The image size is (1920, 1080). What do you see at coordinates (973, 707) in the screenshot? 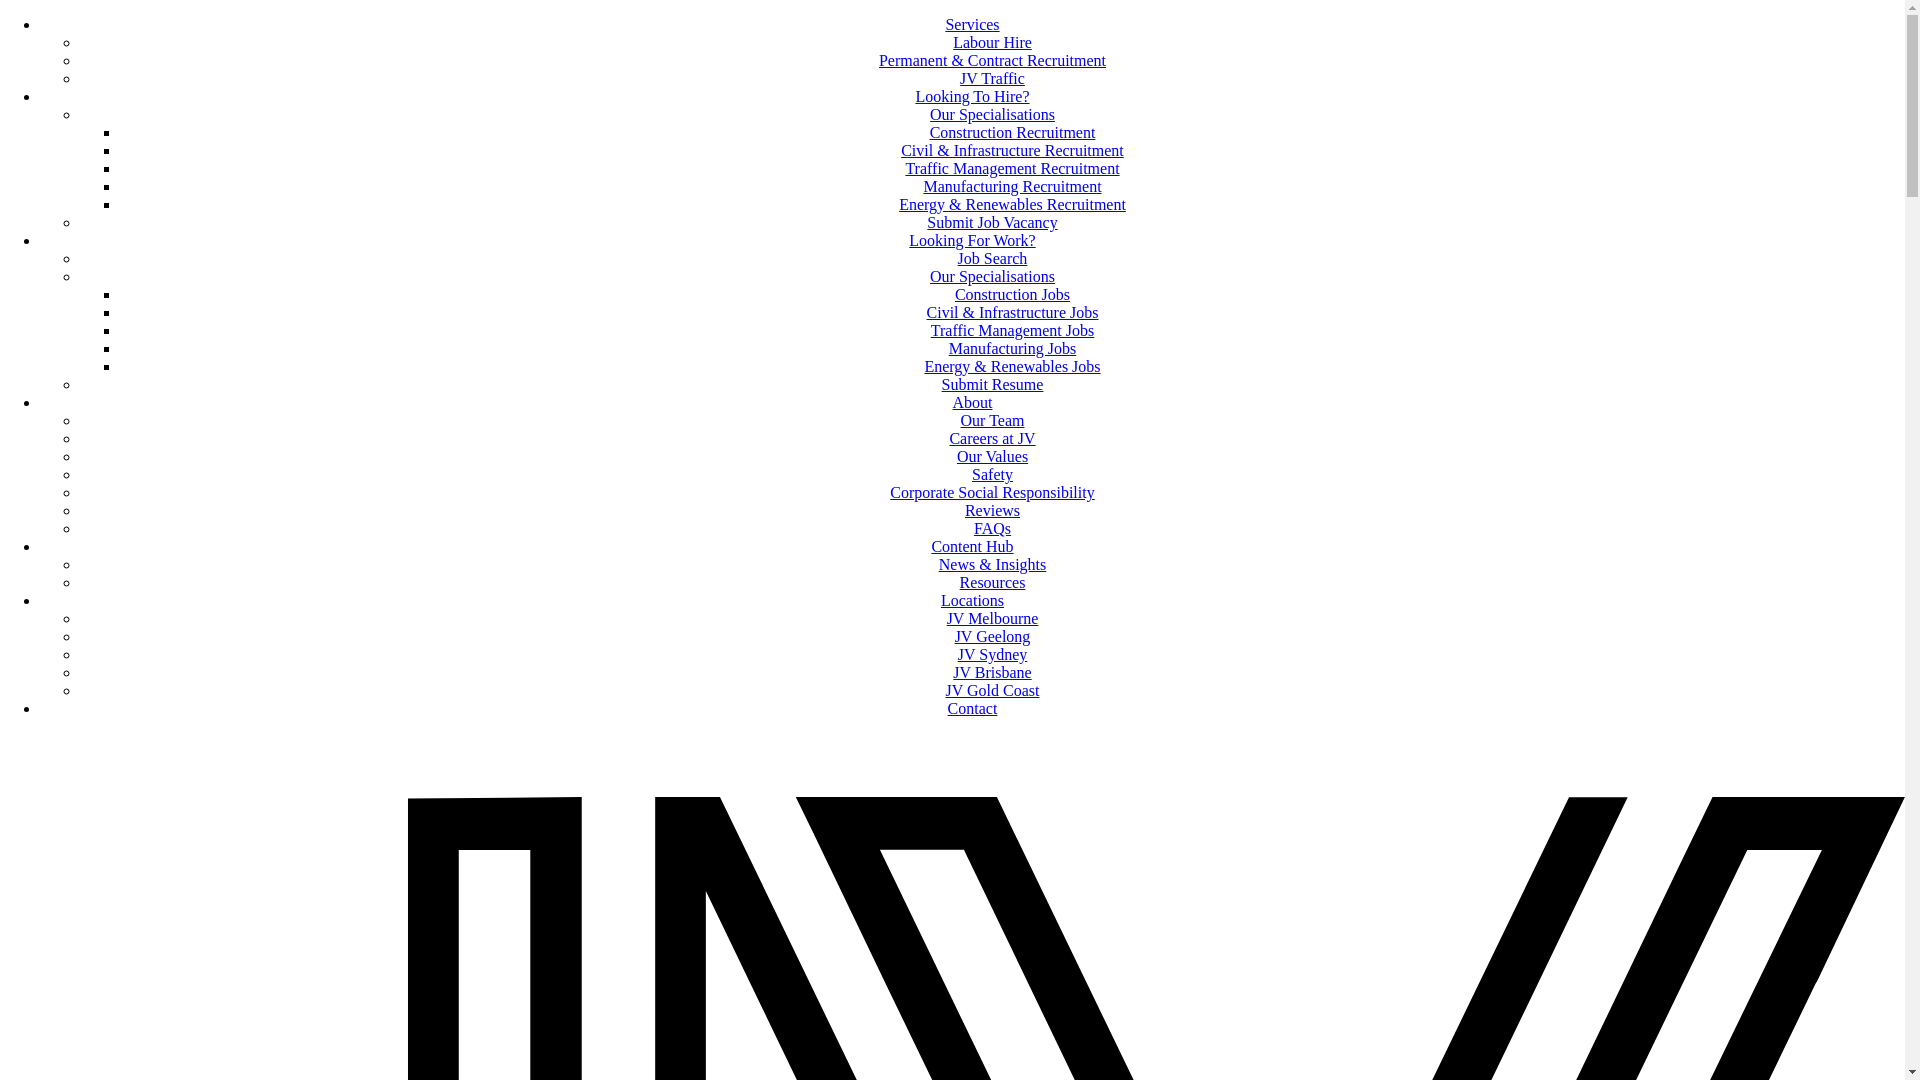
I see `'Contact'` at bounding box center [973, 707].